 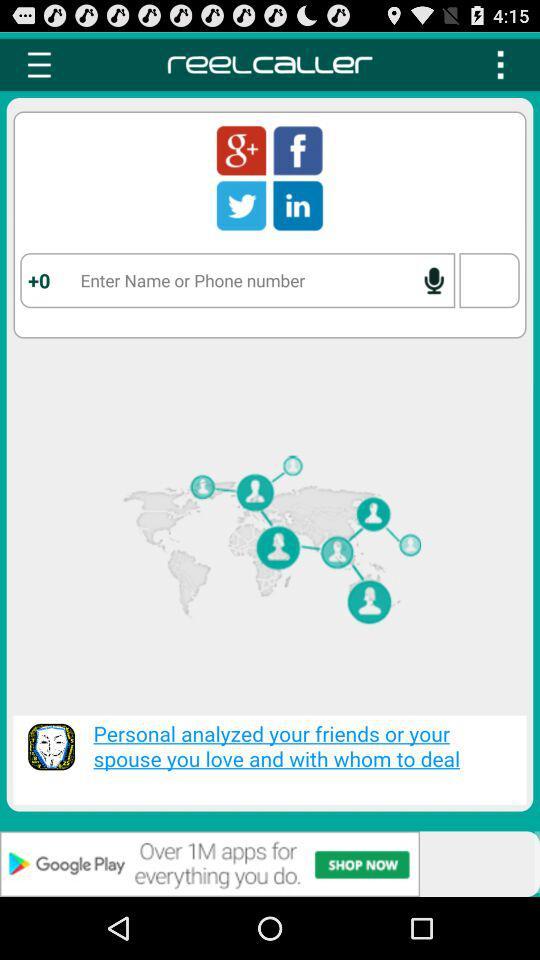 I want to click on settings icon, so click(x=39, y=64).